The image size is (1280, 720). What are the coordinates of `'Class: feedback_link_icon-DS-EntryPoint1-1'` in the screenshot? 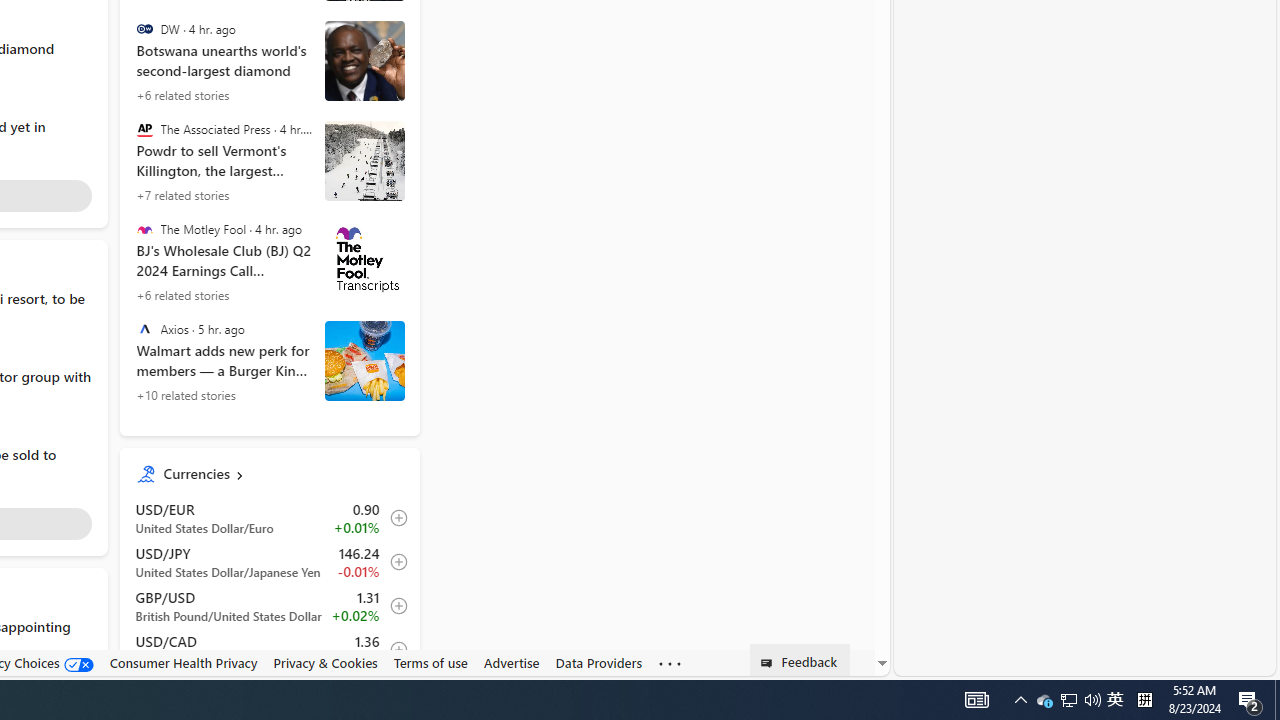 It's located at (769, 663).